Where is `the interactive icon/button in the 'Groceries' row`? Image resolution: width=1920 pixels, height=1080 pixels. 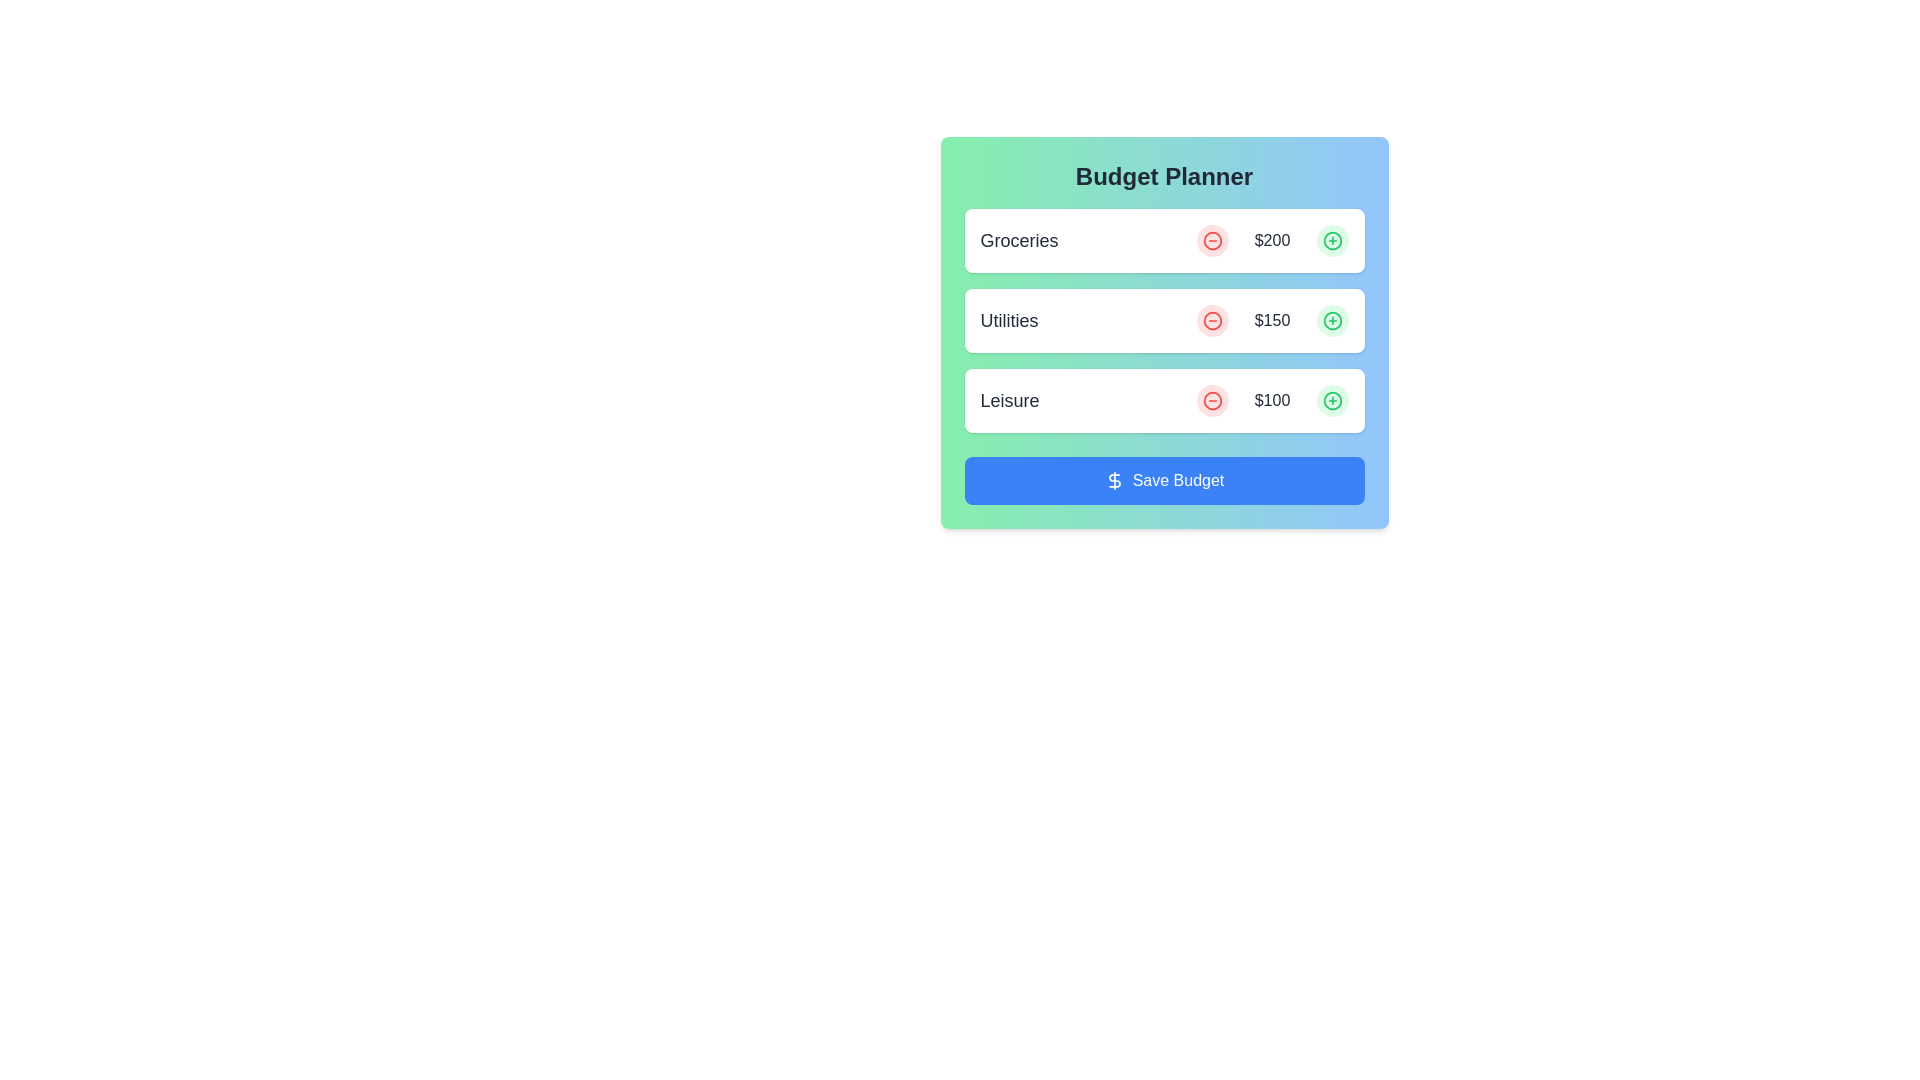 the interactive icon/button in the 'Groceries' row is located at coordinates (1211, 239).